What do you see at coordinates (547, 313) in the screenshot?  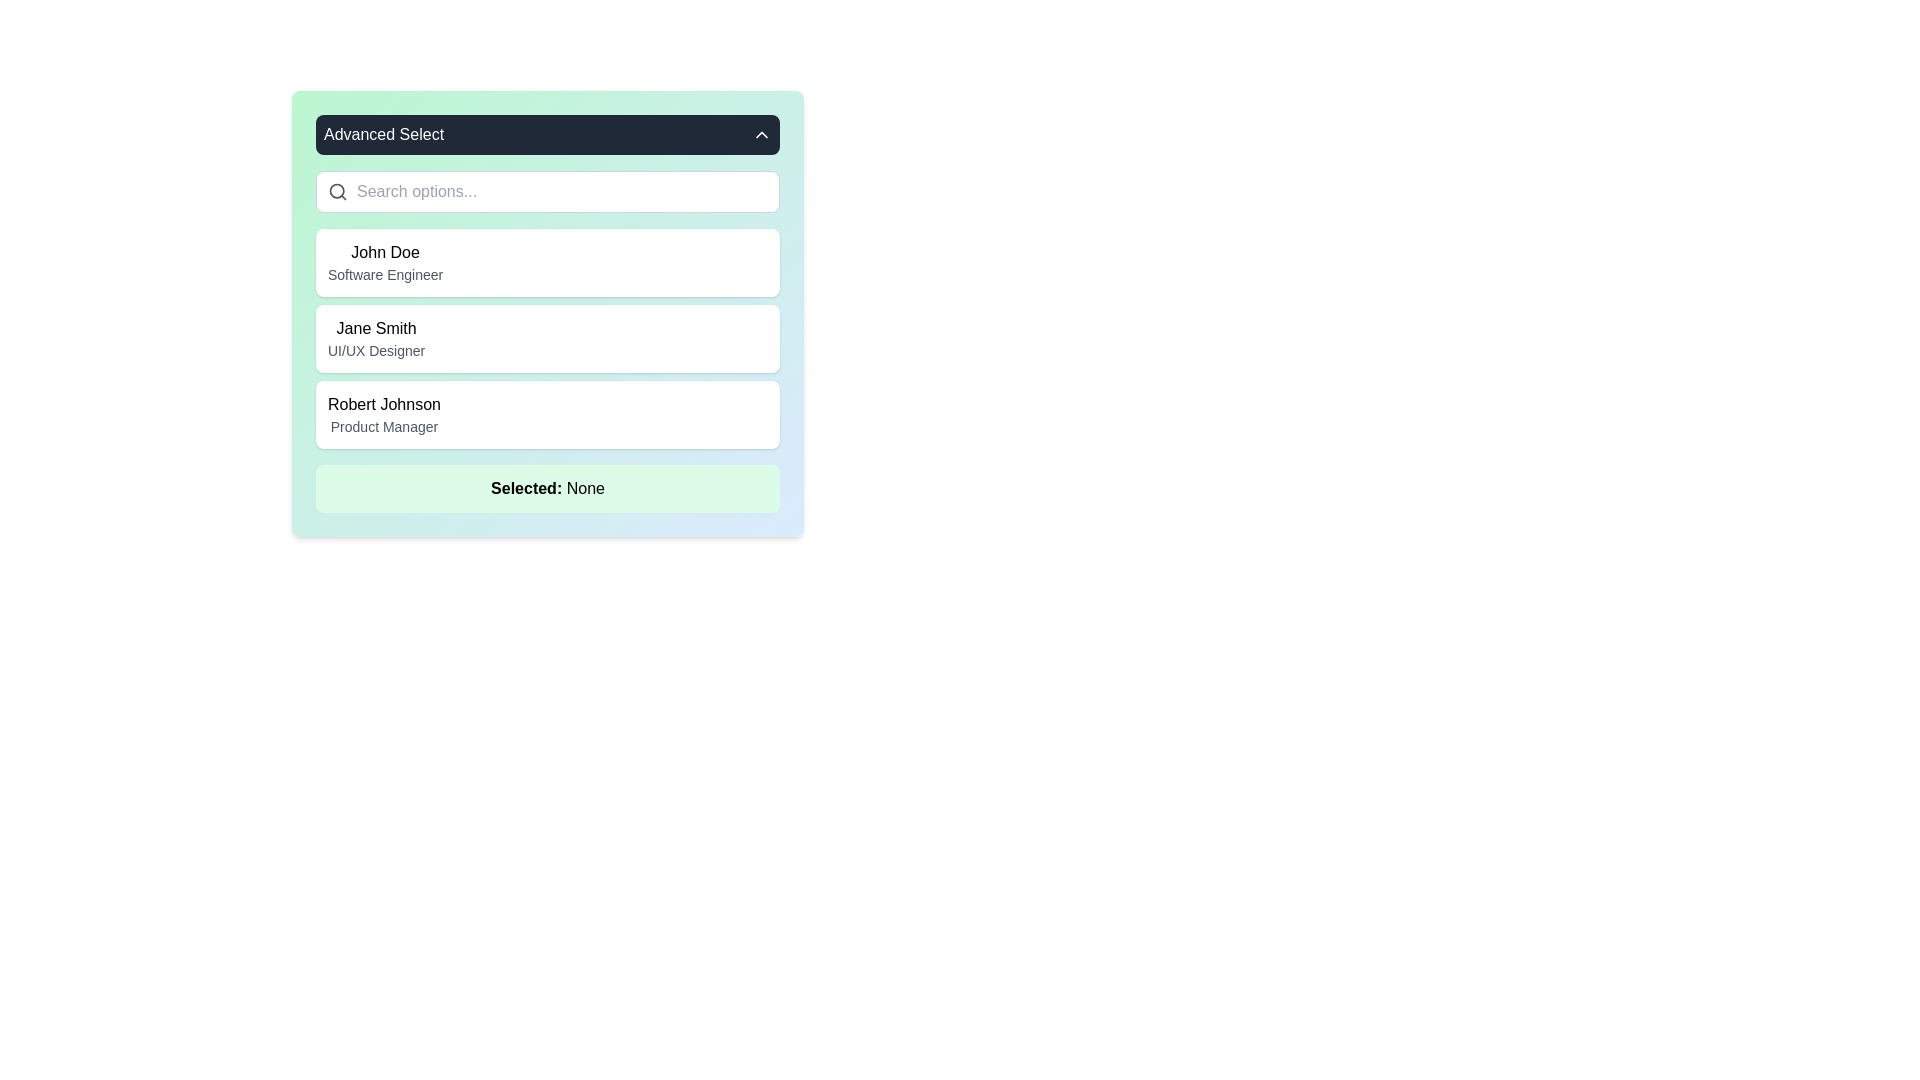 I see `the second interactive entry in the list representing 'Jane Smith'` at bounding box center [547, 313].